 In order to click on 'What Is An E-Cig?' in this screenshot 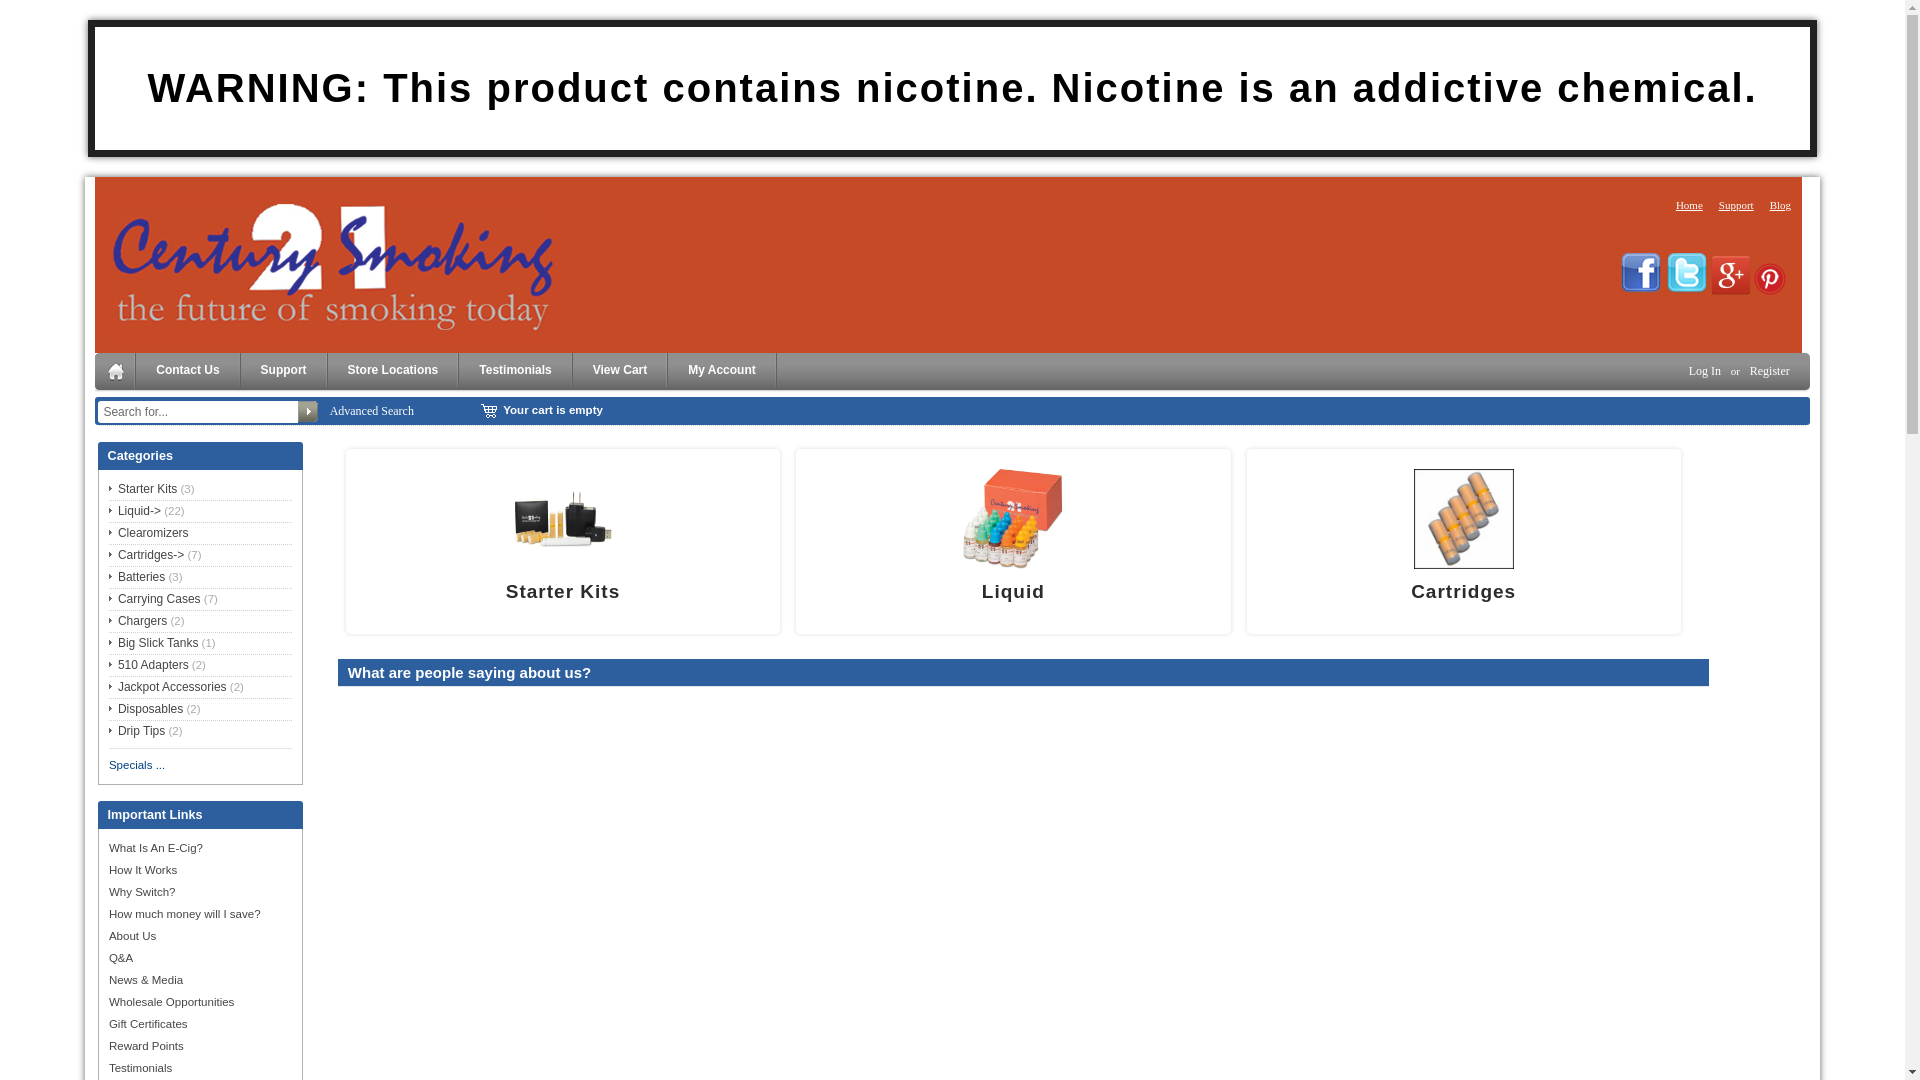, I will do `click(155, 848)`.